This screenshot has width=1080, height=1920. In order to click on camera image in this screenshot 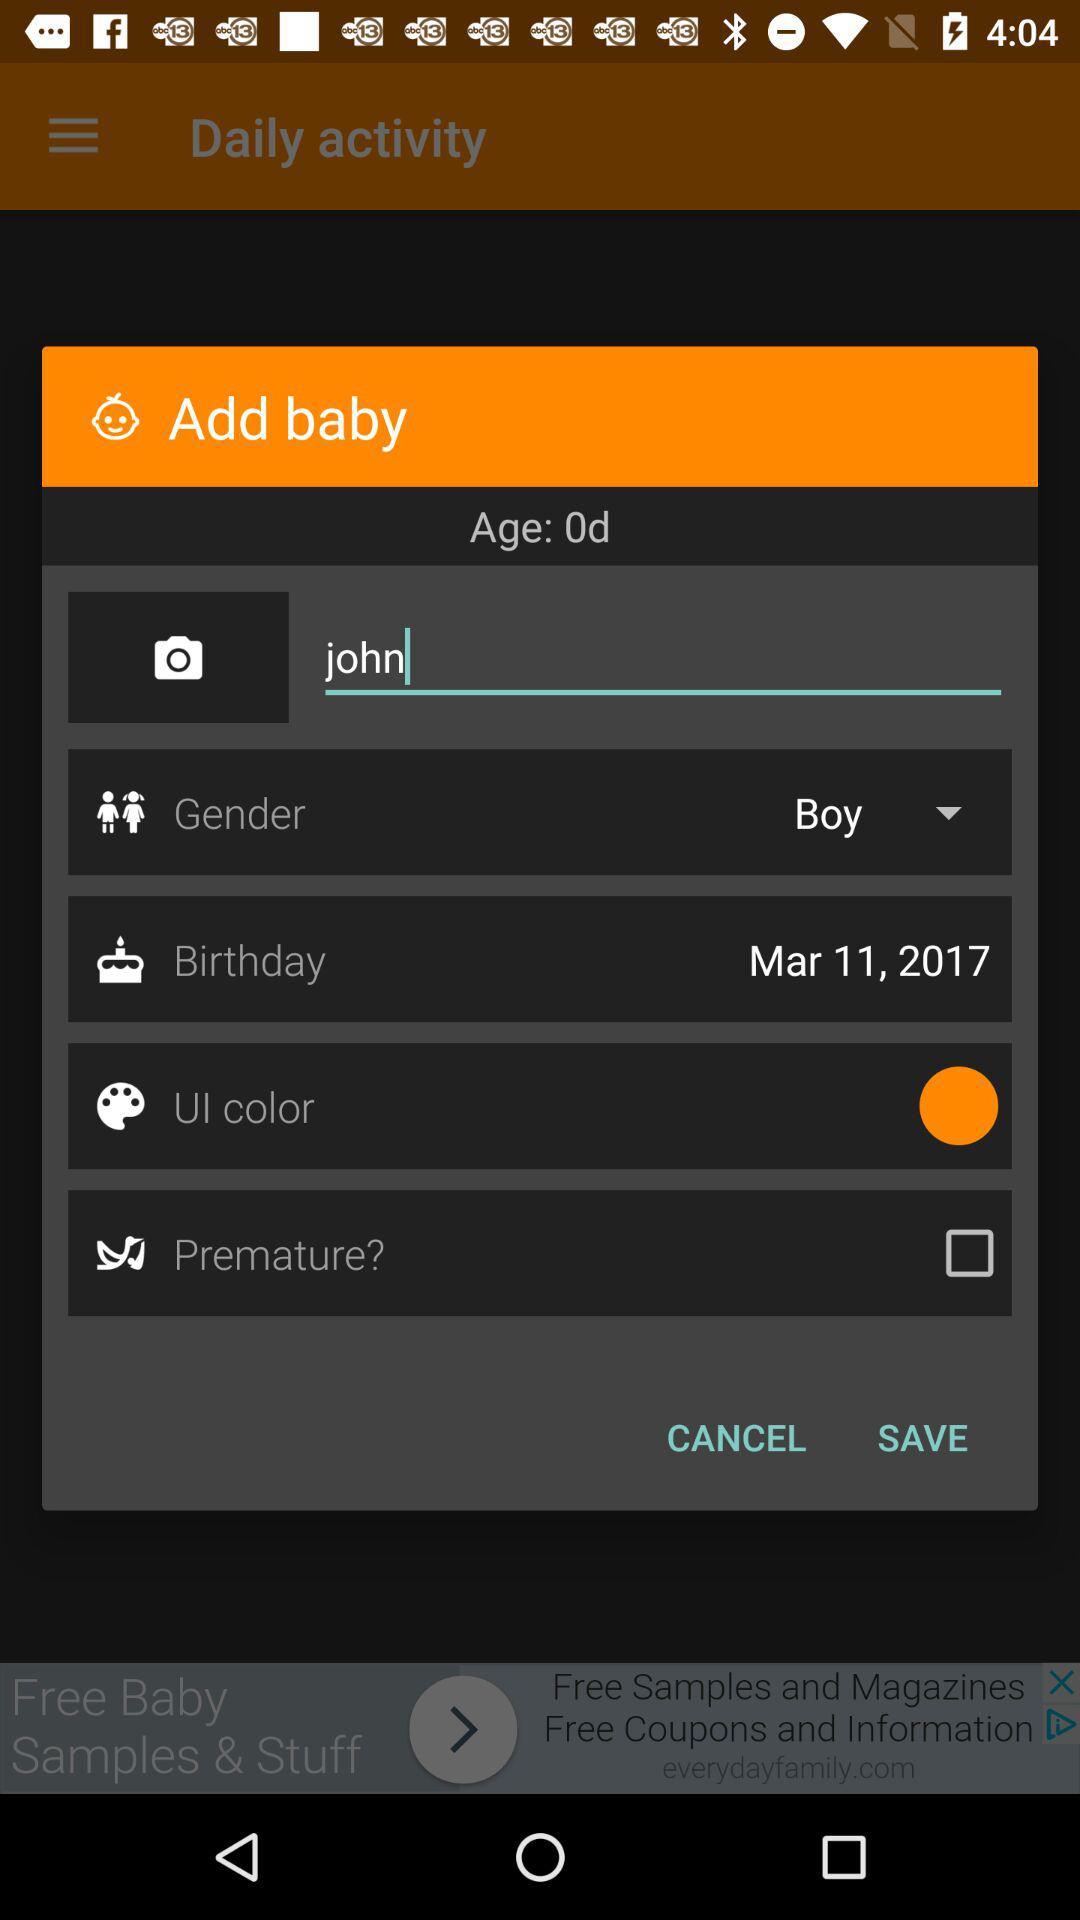, I will do `click(177, 657)`.